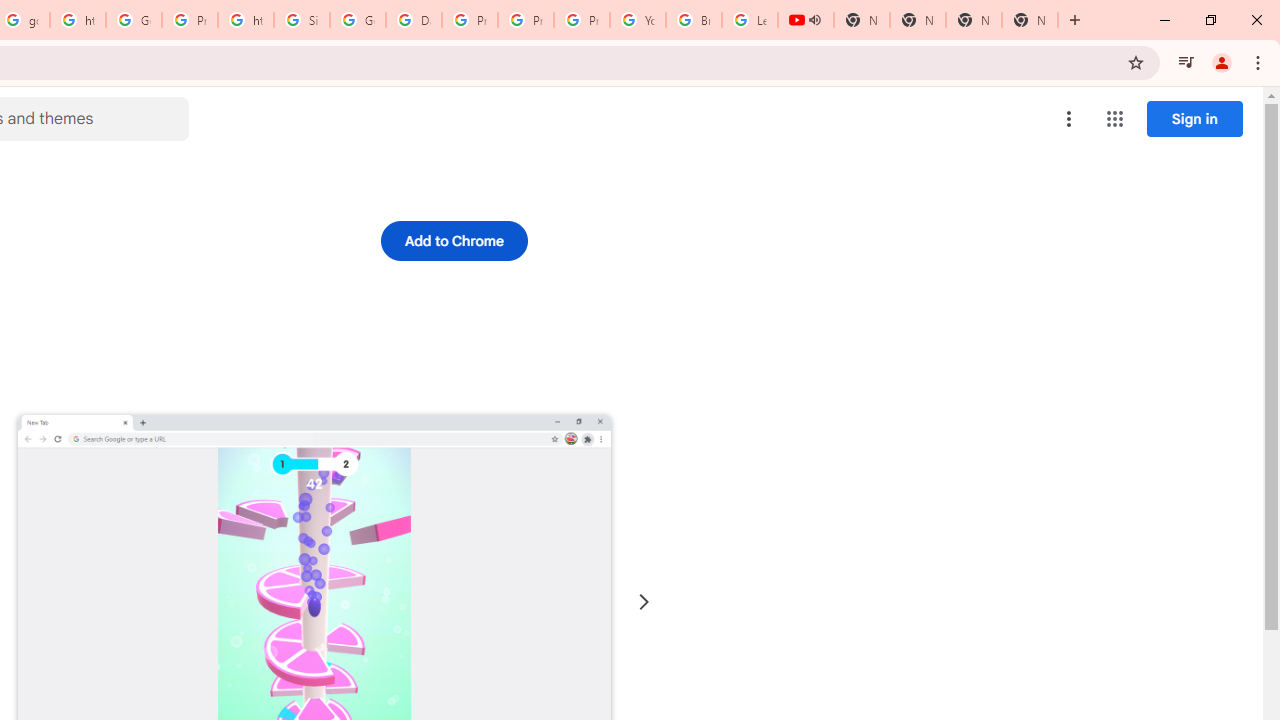 This screenshot has width=1280, height=720. I want to click on 'Next slide', so click(643, 601).